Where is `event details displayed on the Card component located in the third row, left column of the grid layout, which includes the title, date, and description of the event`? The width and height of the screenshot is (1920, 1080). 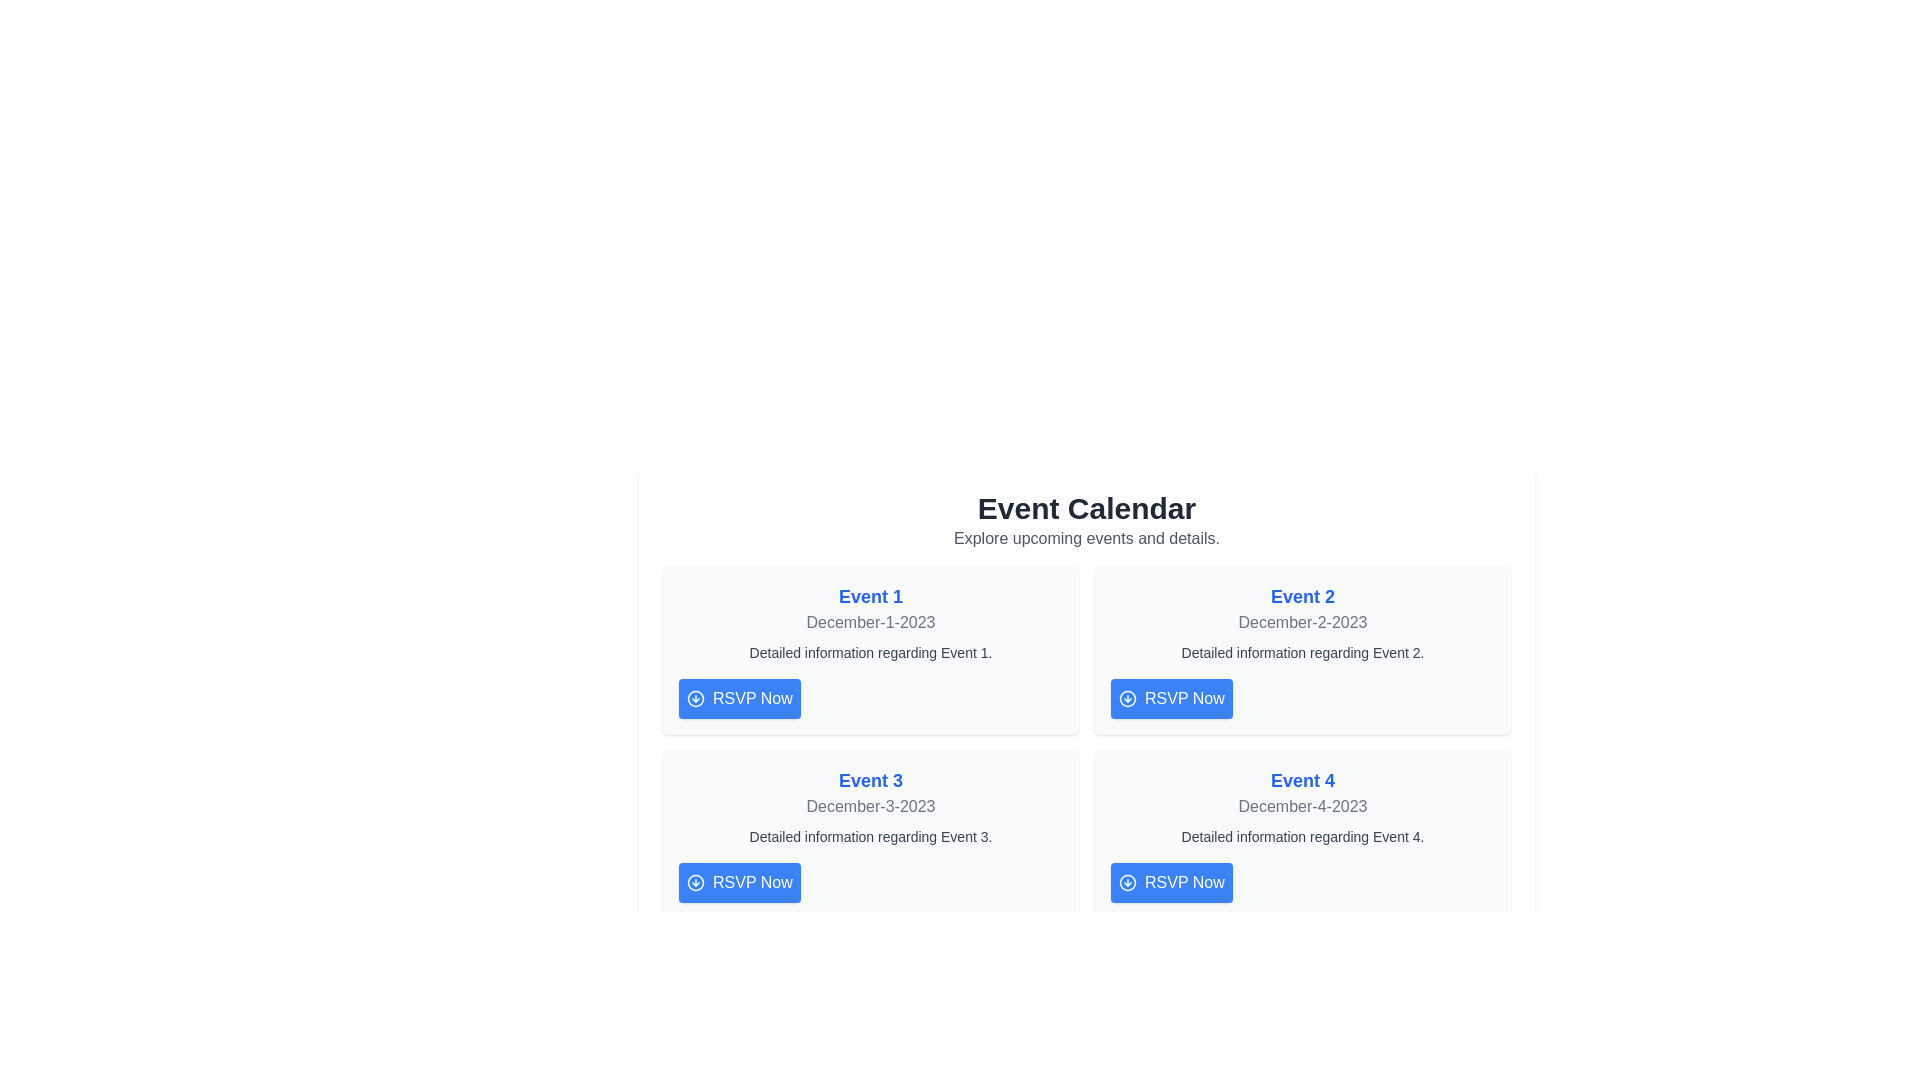
event details displayed on the Card component located in the third row, left column of the grid layout, which includes the title, date, and description of the event is located at coordinates (870, 834).